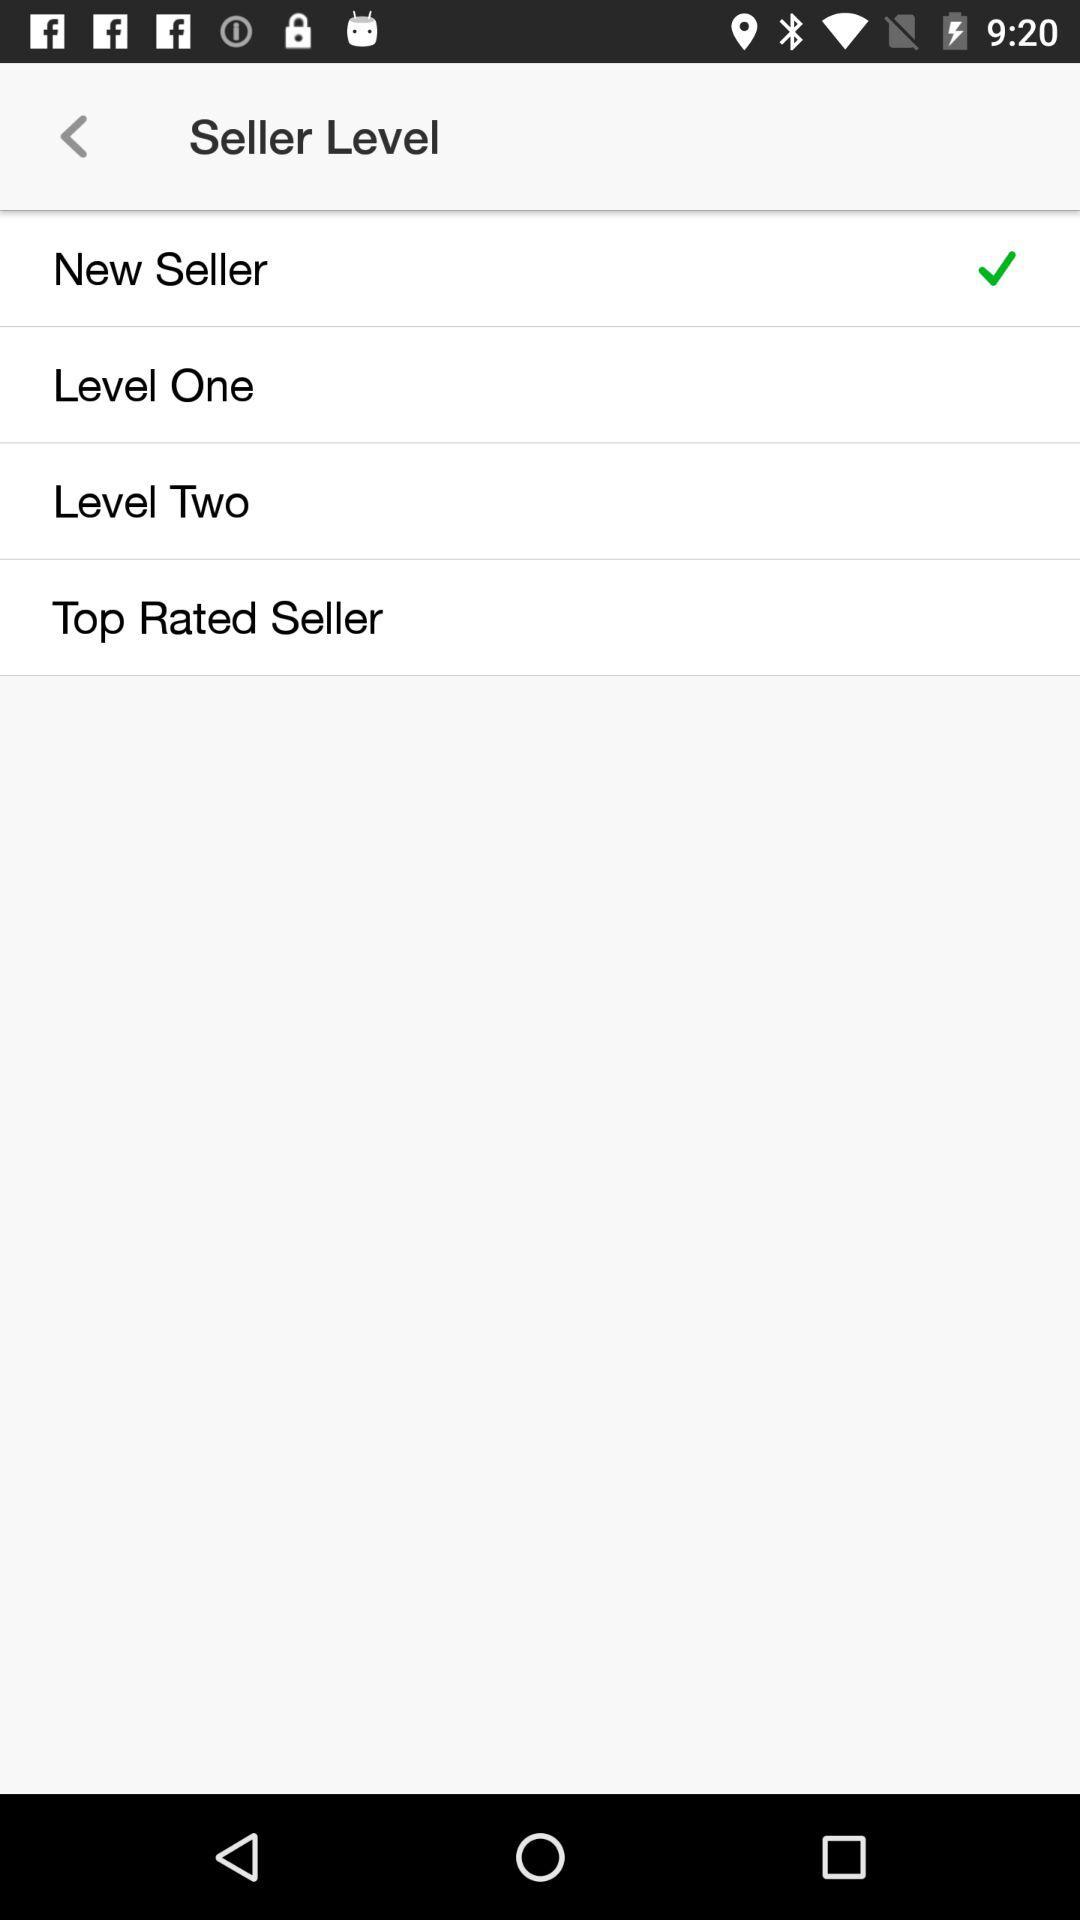 The image size is (1080, 1920). What do you see at coordinates (472, 500) in the screenshot?
I see `item below level one icon` at bounding box center [472, 500].